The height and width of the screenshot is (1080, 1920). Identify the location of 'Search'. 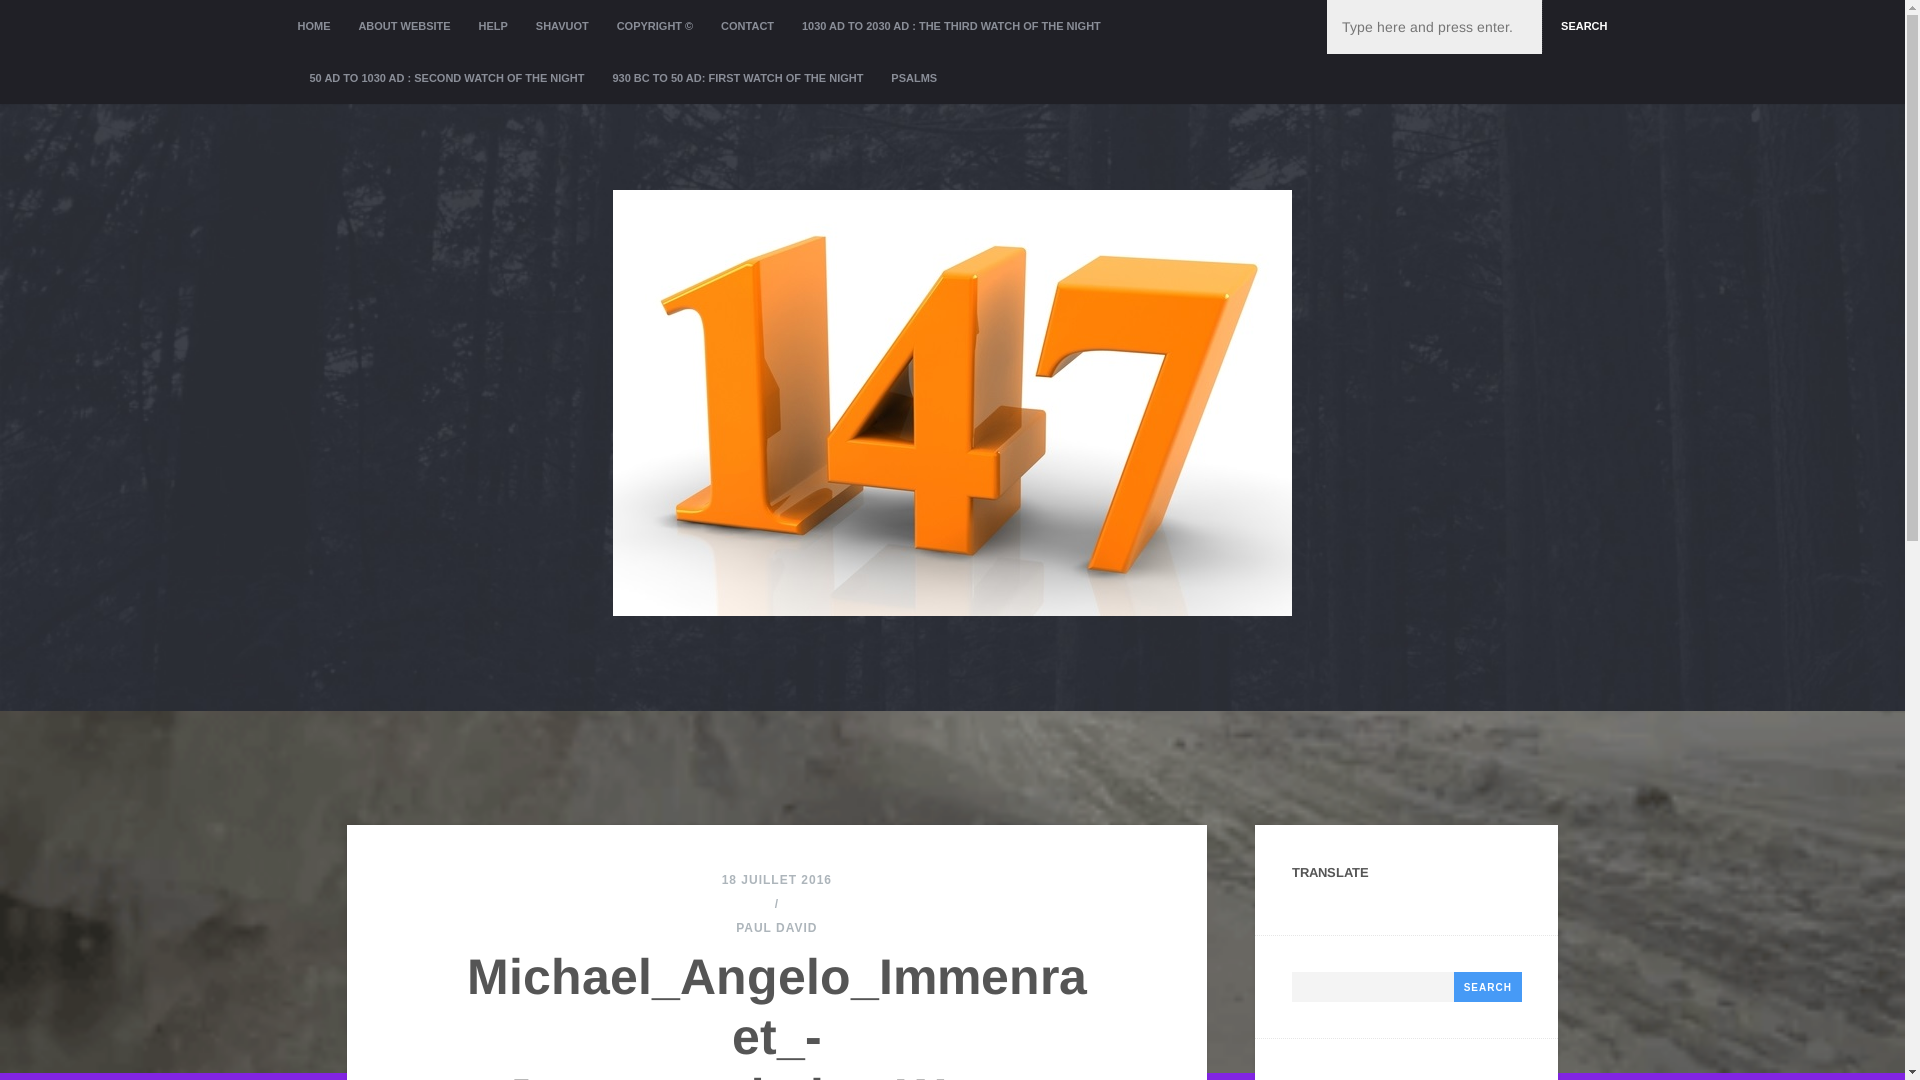
(1488, 986).